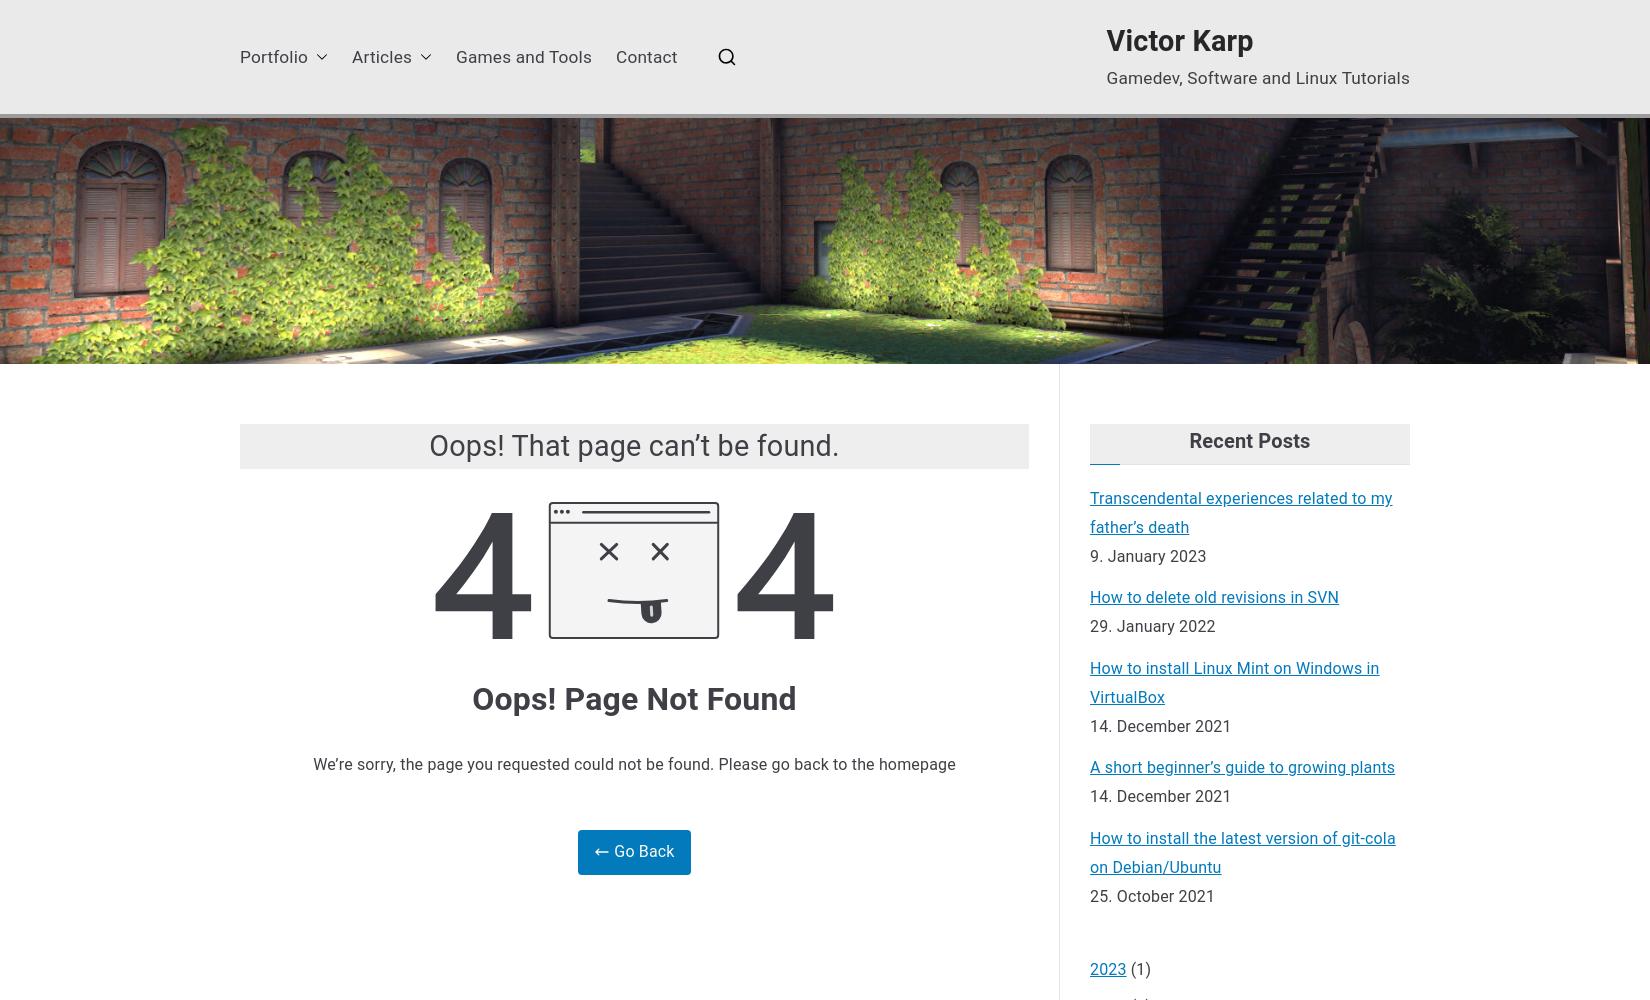 This screenshot has width=1650, height=1000. What do you see at coordinates (1248, 440) in the screenshot?
I see `'Recent Posts'` at bounding box center [1248, 440].